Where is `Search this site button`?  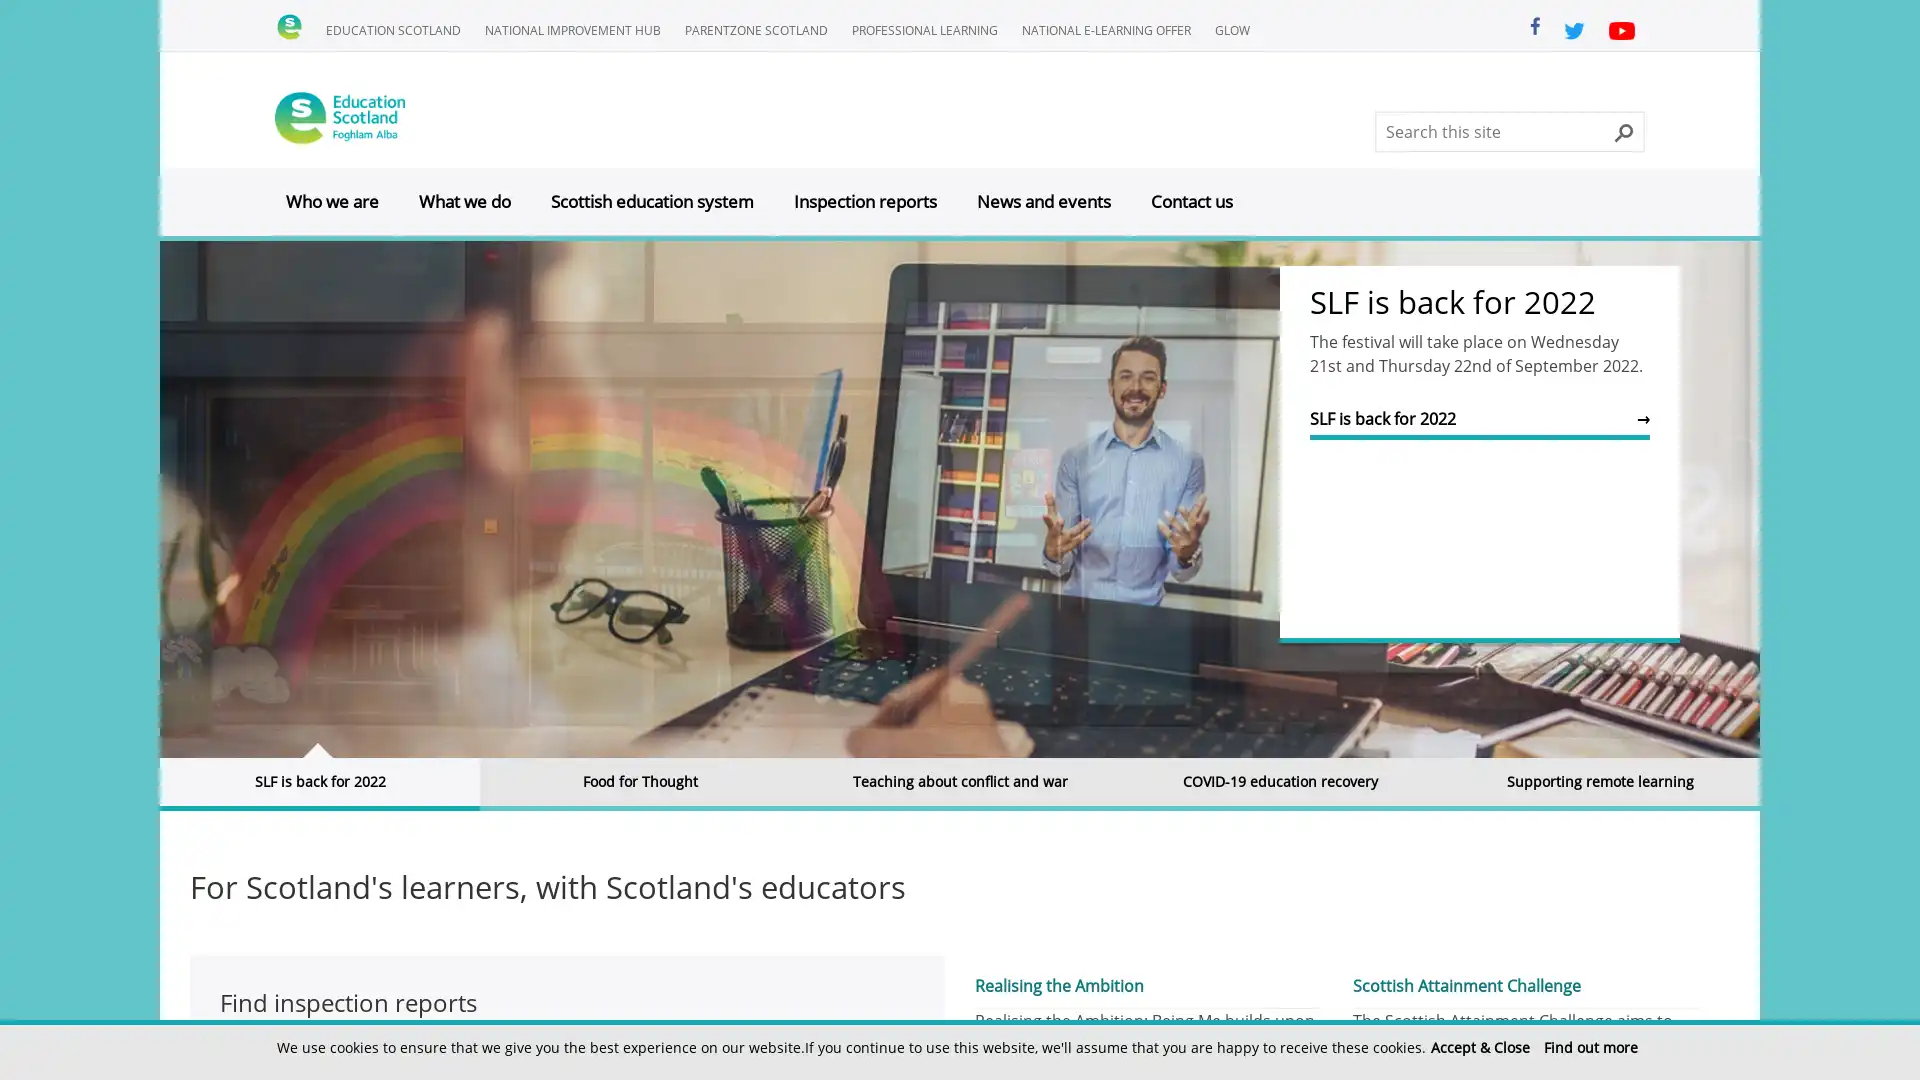 Search this site button is located at coordinates (1623, 137).